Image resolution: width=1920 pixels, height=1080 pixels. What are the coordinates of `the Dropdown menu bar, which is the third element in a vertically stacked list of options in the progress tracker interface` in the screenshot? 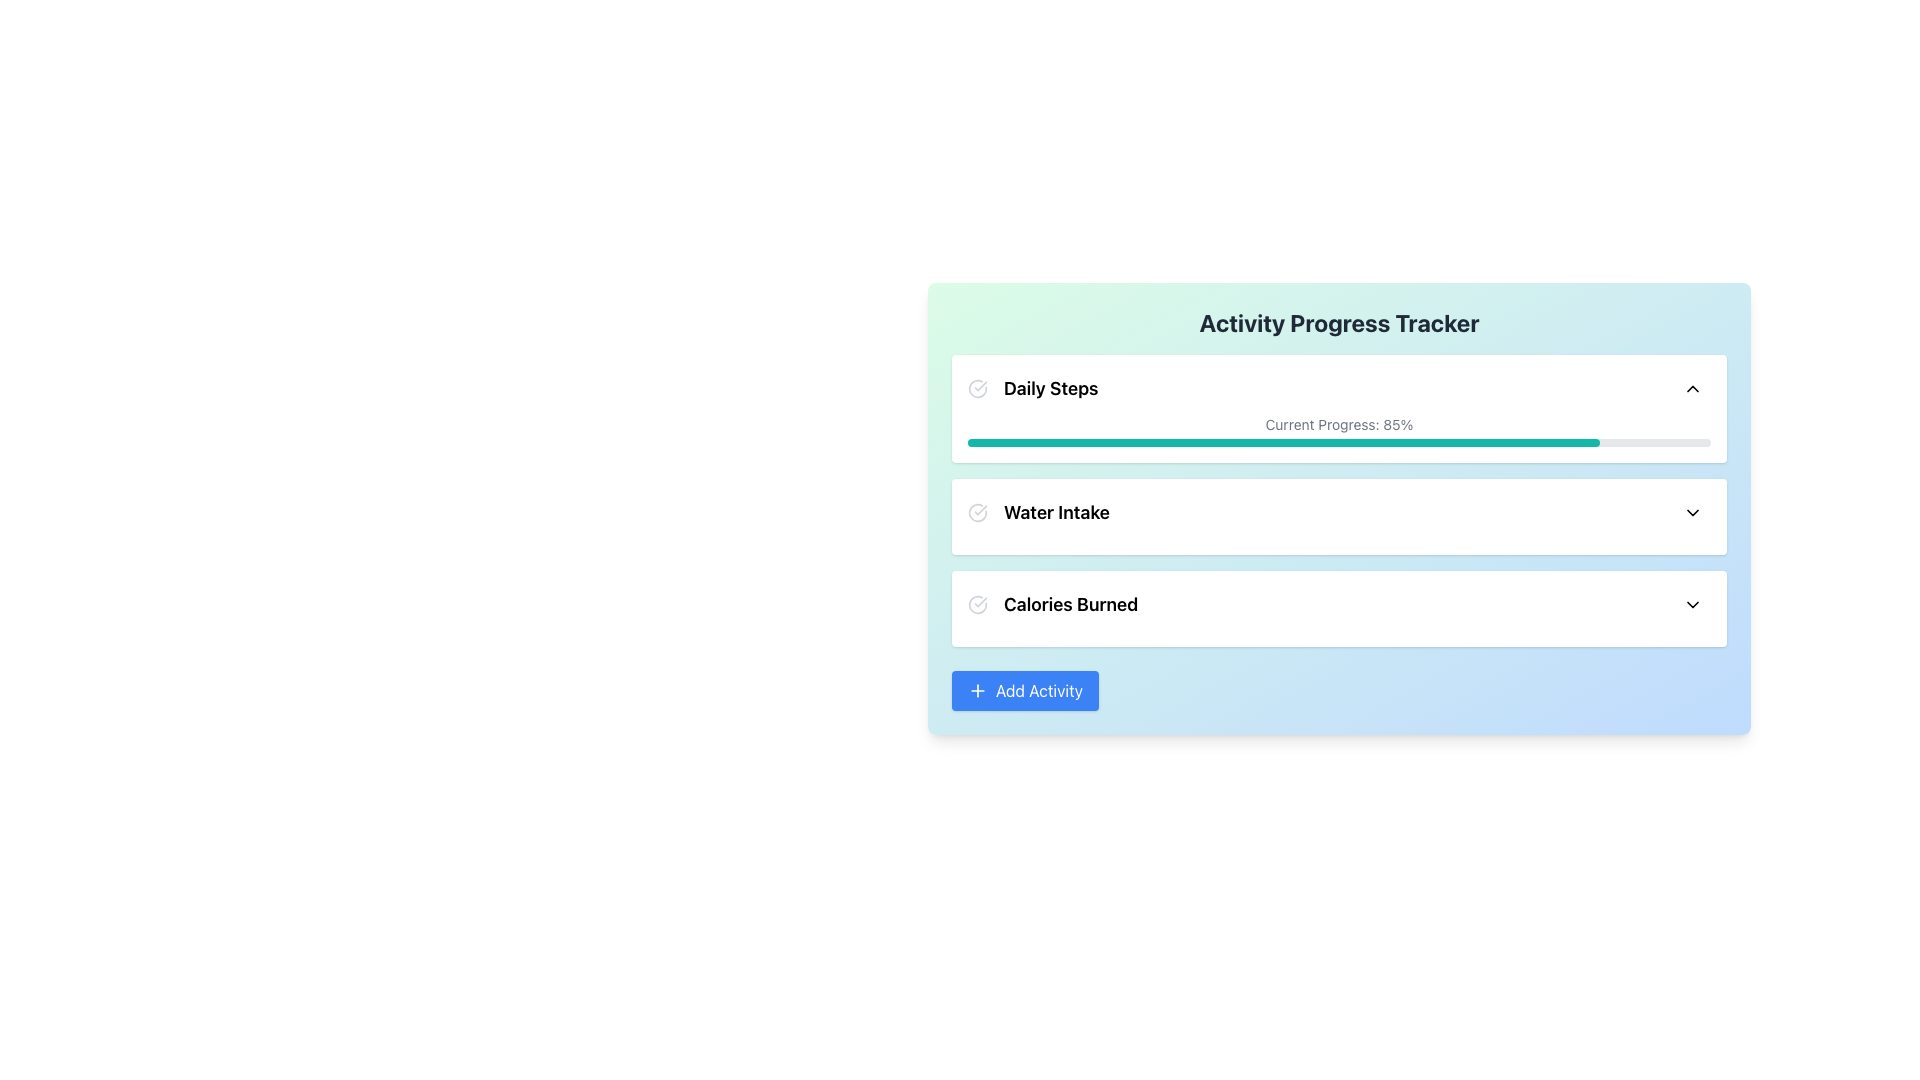 It's located at (1339, 604).